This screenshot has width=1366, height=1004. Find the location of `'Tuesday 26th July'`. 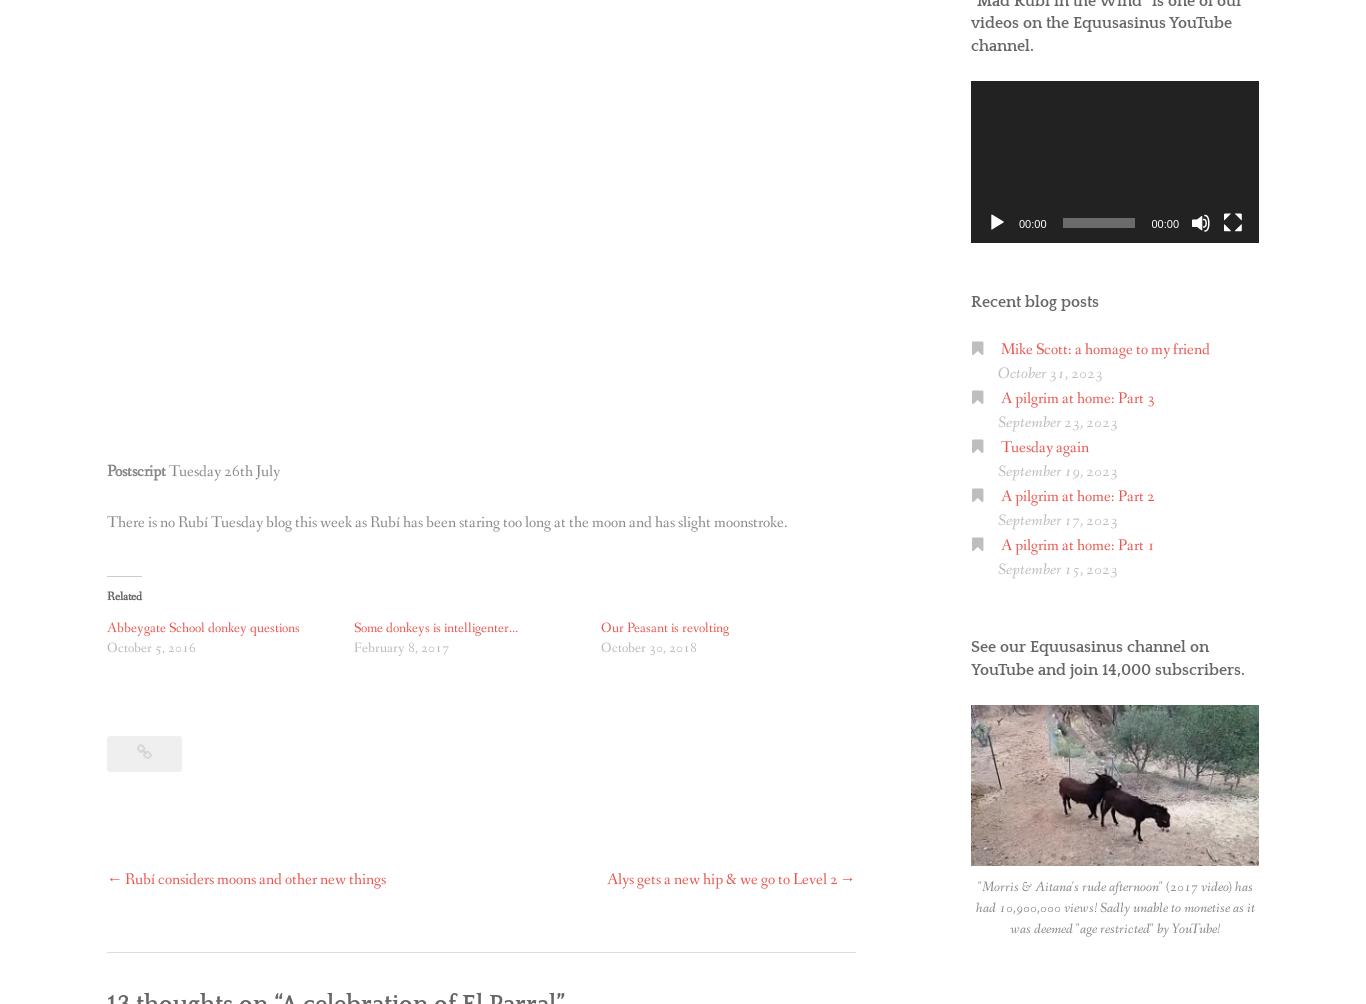

'Tuesday 26th July' is located at coordinates (223, 470).